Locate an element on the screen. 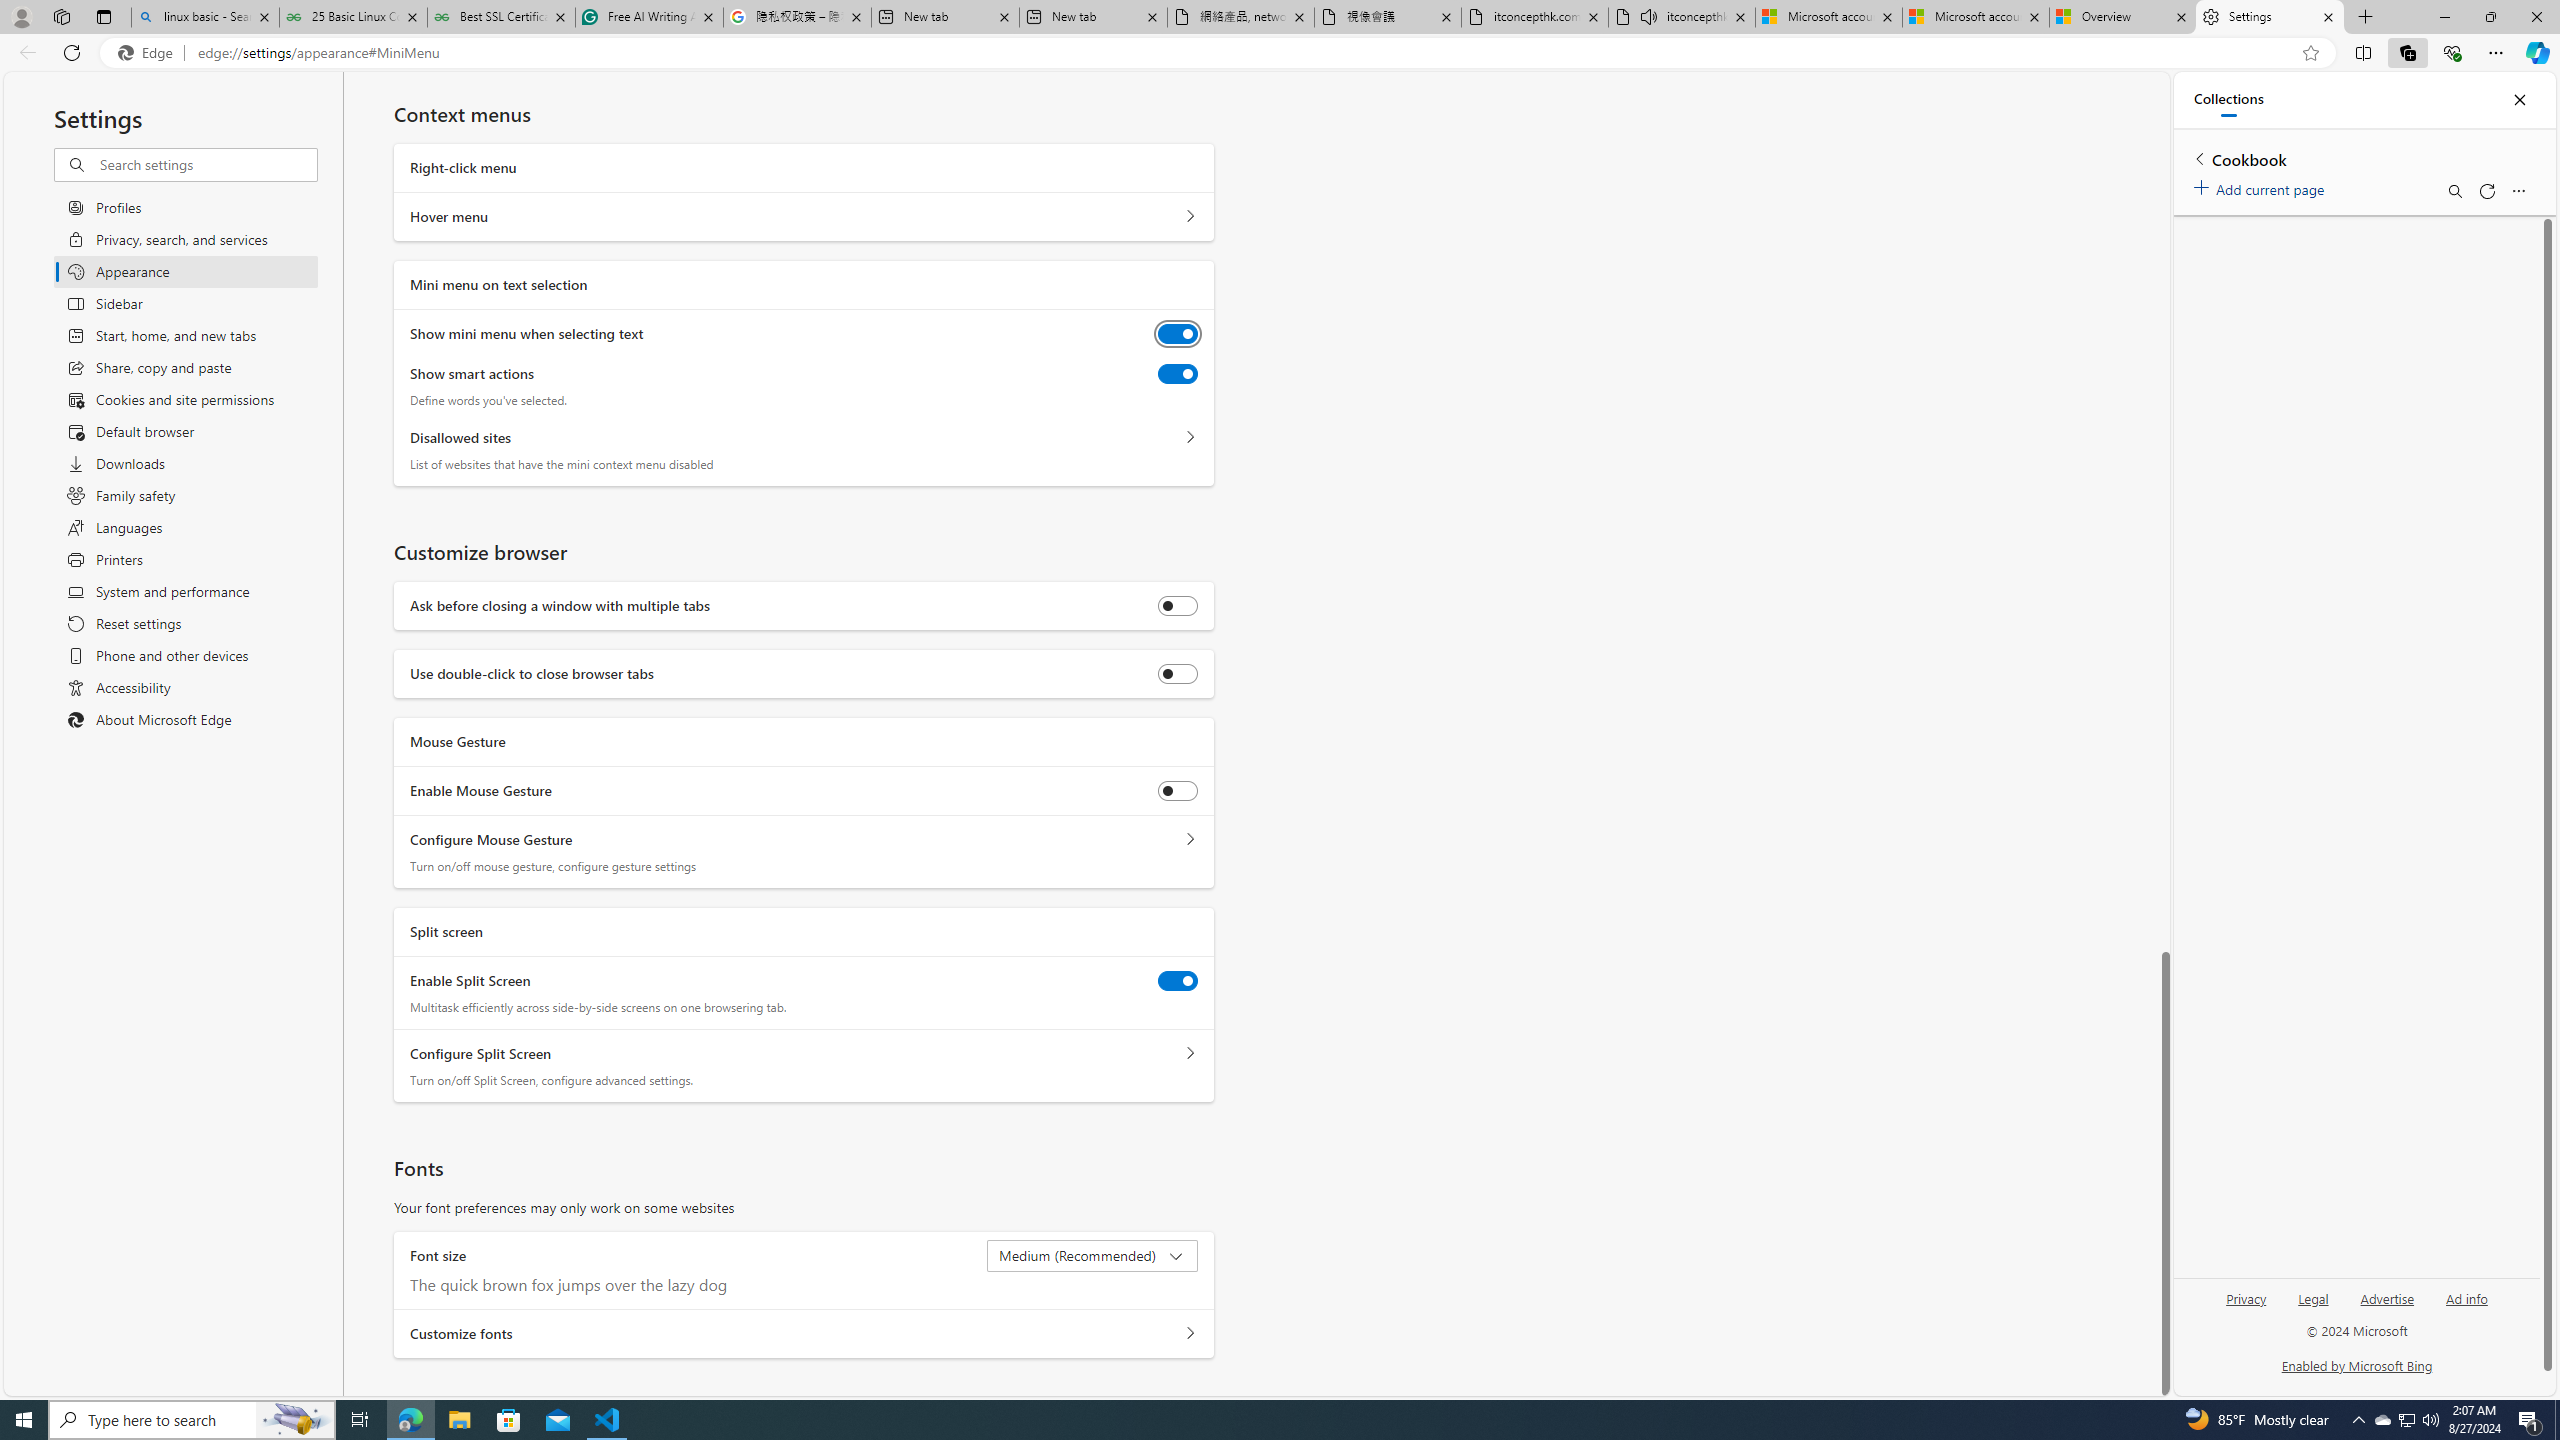 The height and width of the screenshot is (1440, 2560). 'Edge' is located at coordinates (148, 53).